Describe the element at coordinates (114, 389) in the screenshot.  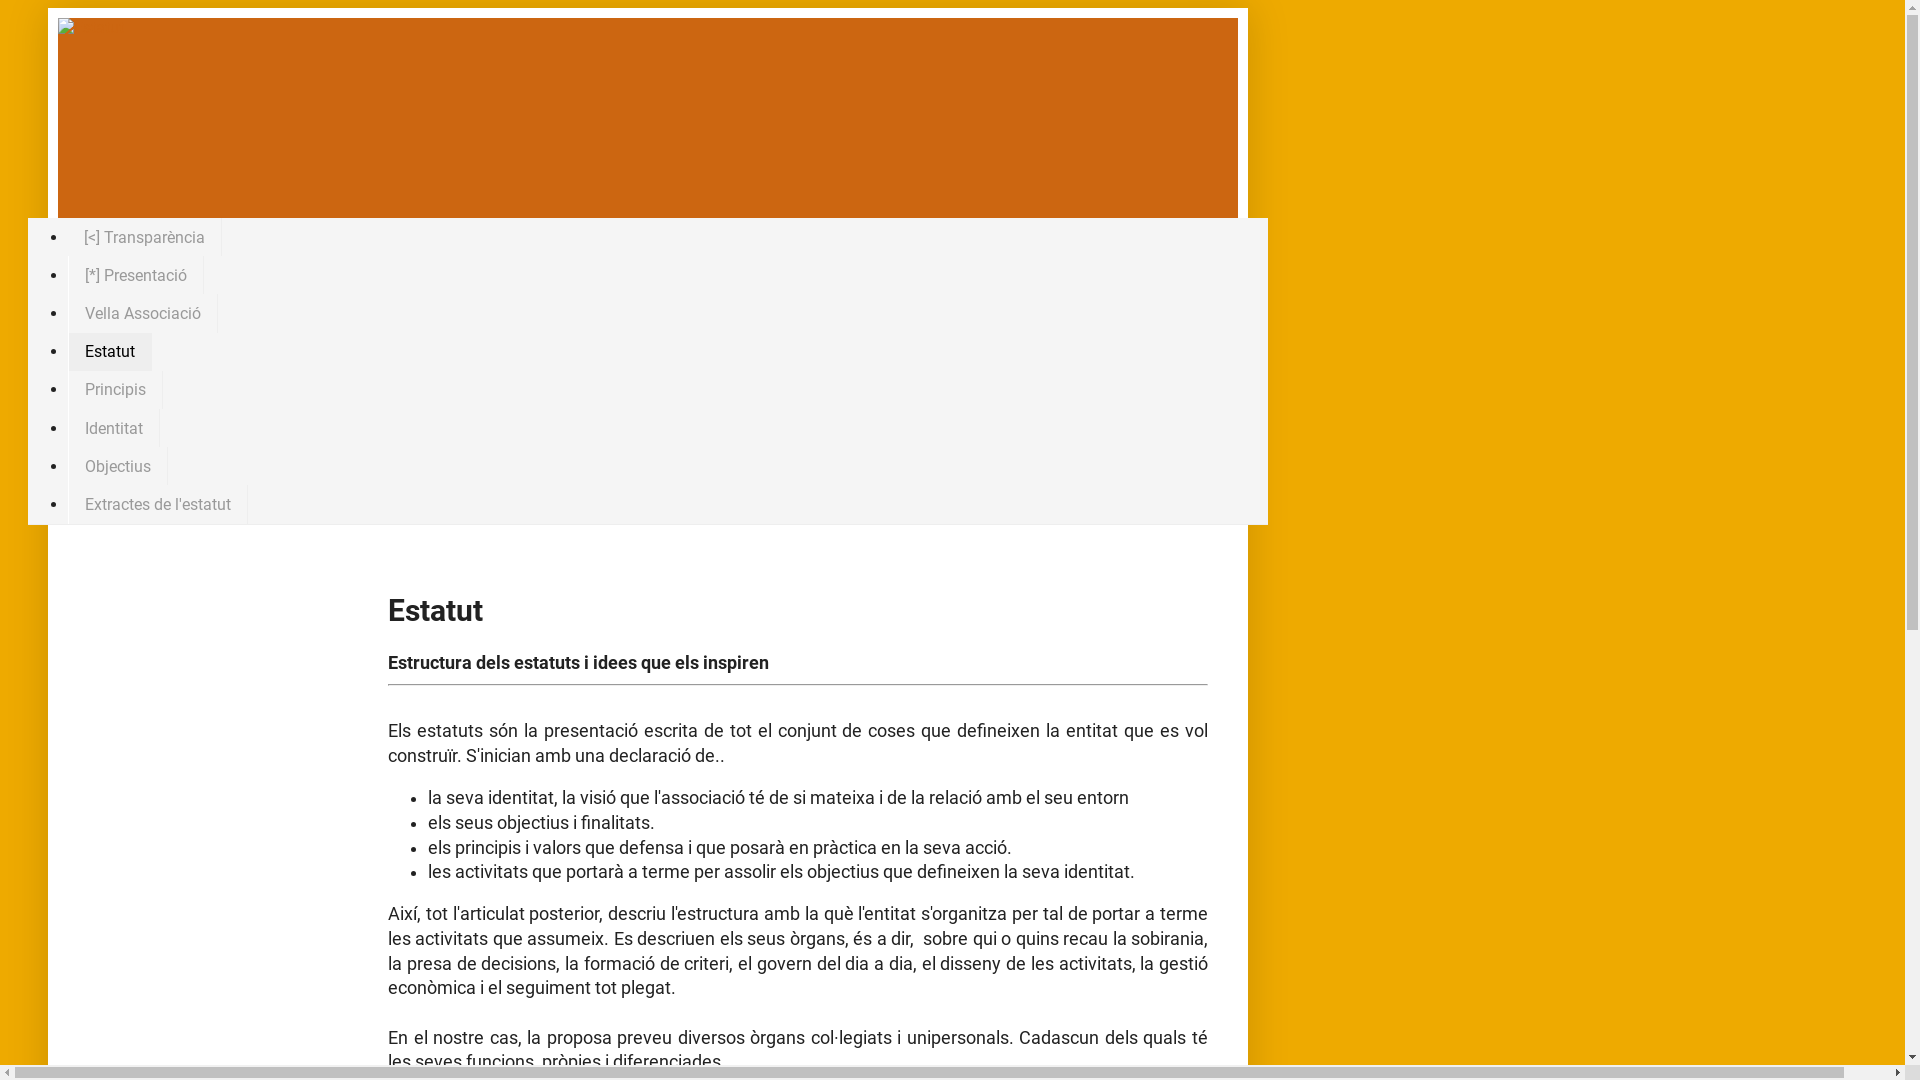
I see `'Principis'` at that location.